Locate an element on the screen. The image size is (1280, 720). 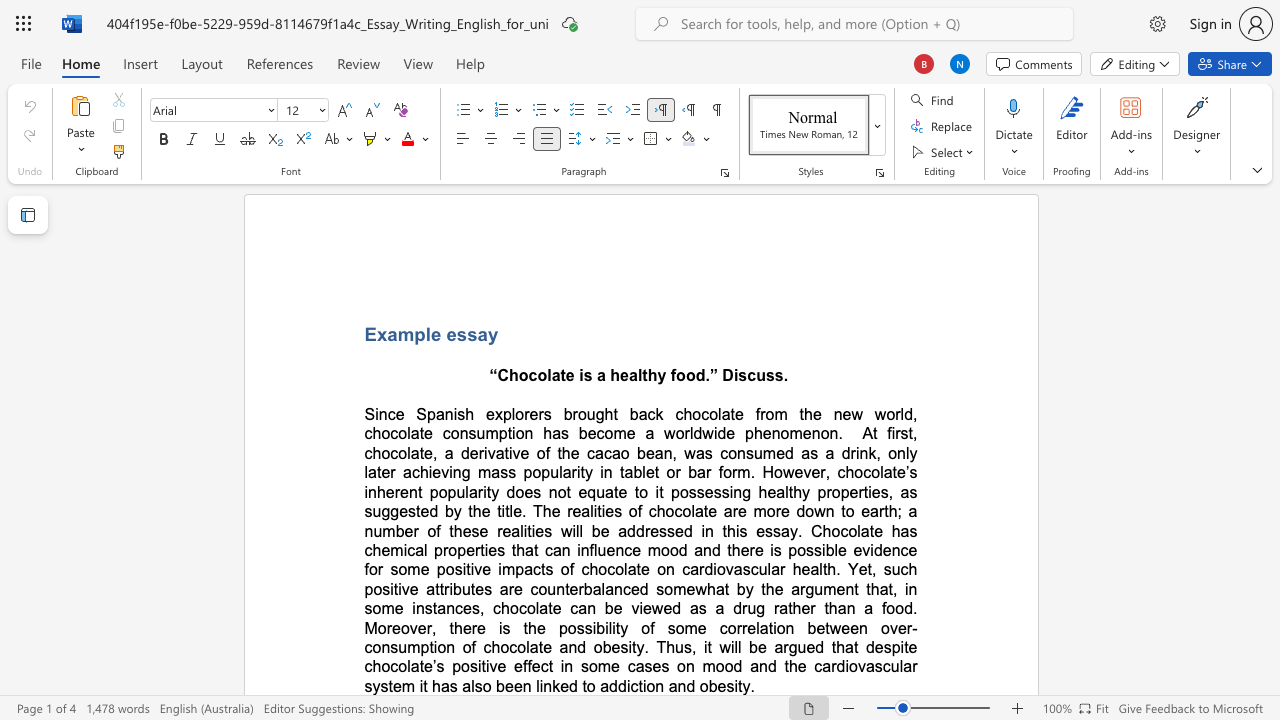
the 3th character "a" in the text is located at coordinates (603, 685).